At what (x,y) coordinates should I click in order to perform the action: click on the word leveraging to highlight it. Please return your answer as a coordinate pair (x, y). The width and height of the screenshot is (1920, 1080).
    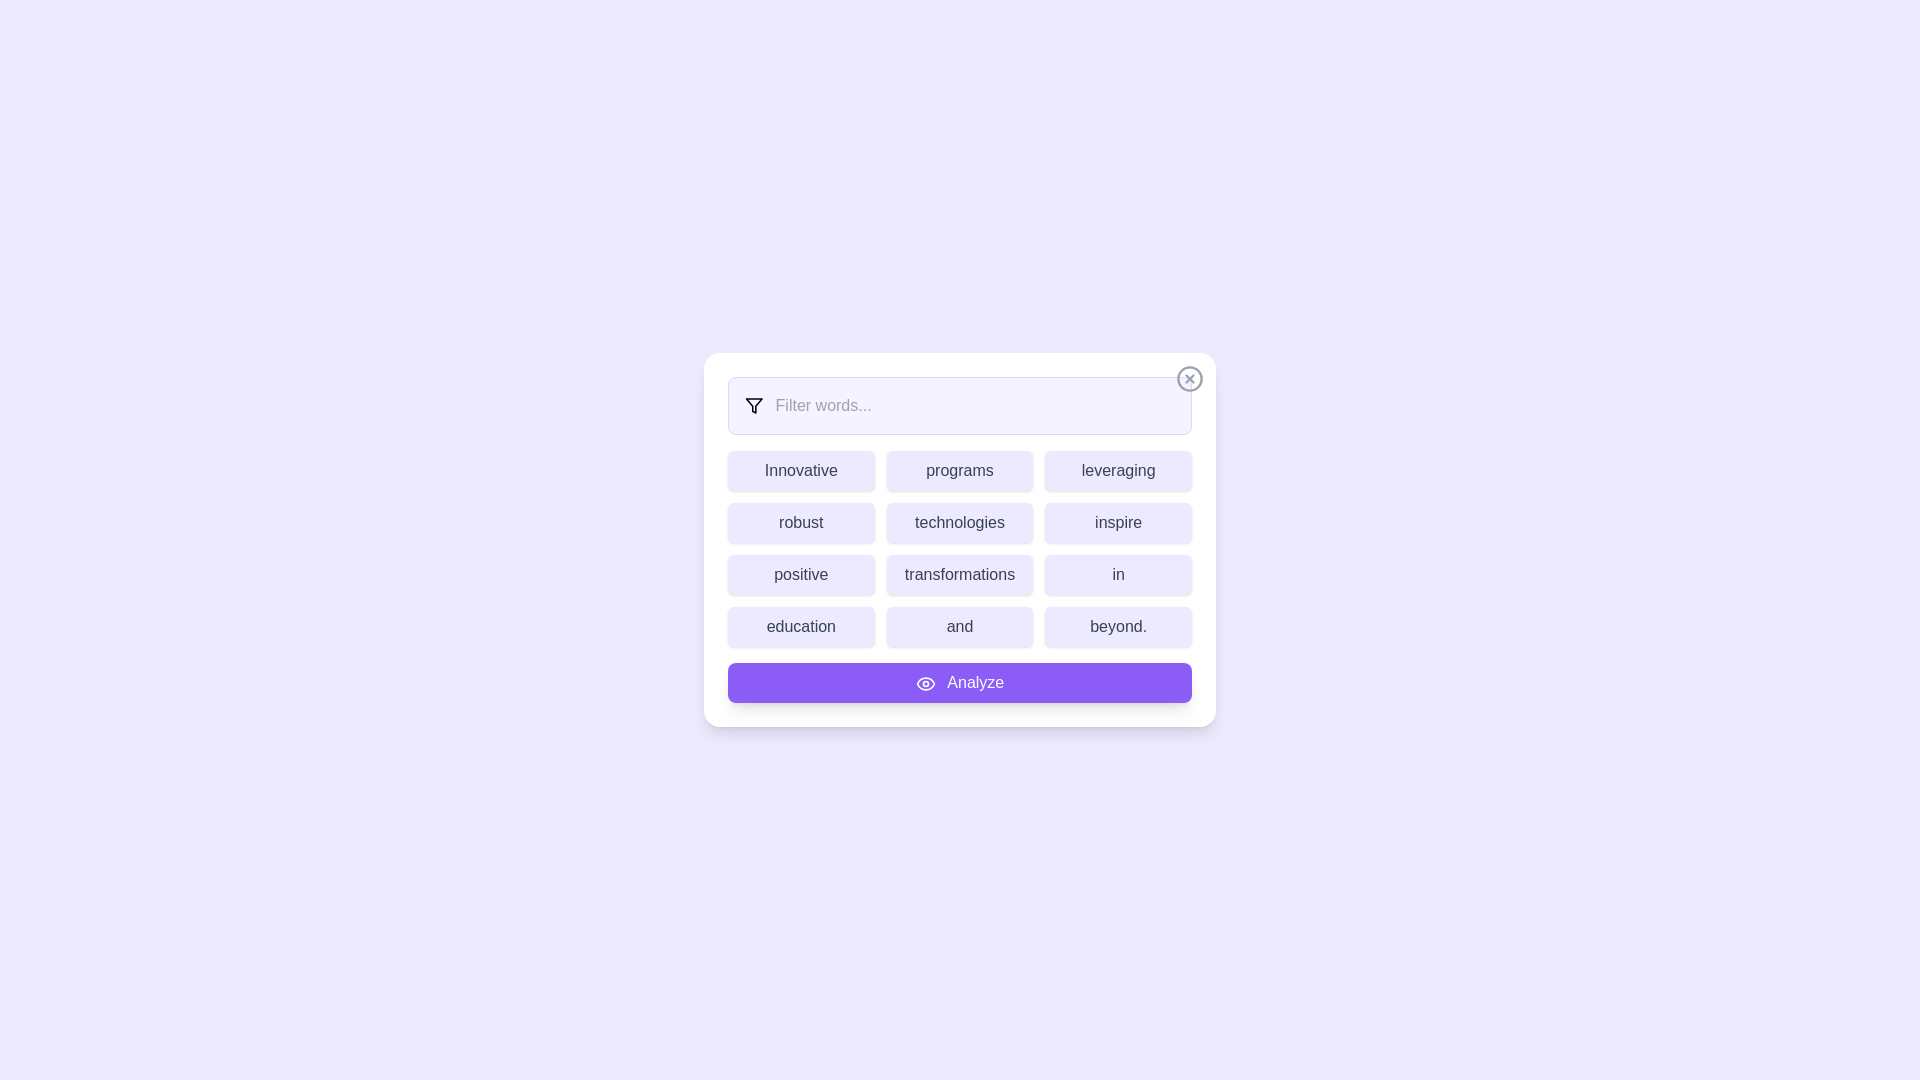
    Looking at the image, I should click on (1117, 470).